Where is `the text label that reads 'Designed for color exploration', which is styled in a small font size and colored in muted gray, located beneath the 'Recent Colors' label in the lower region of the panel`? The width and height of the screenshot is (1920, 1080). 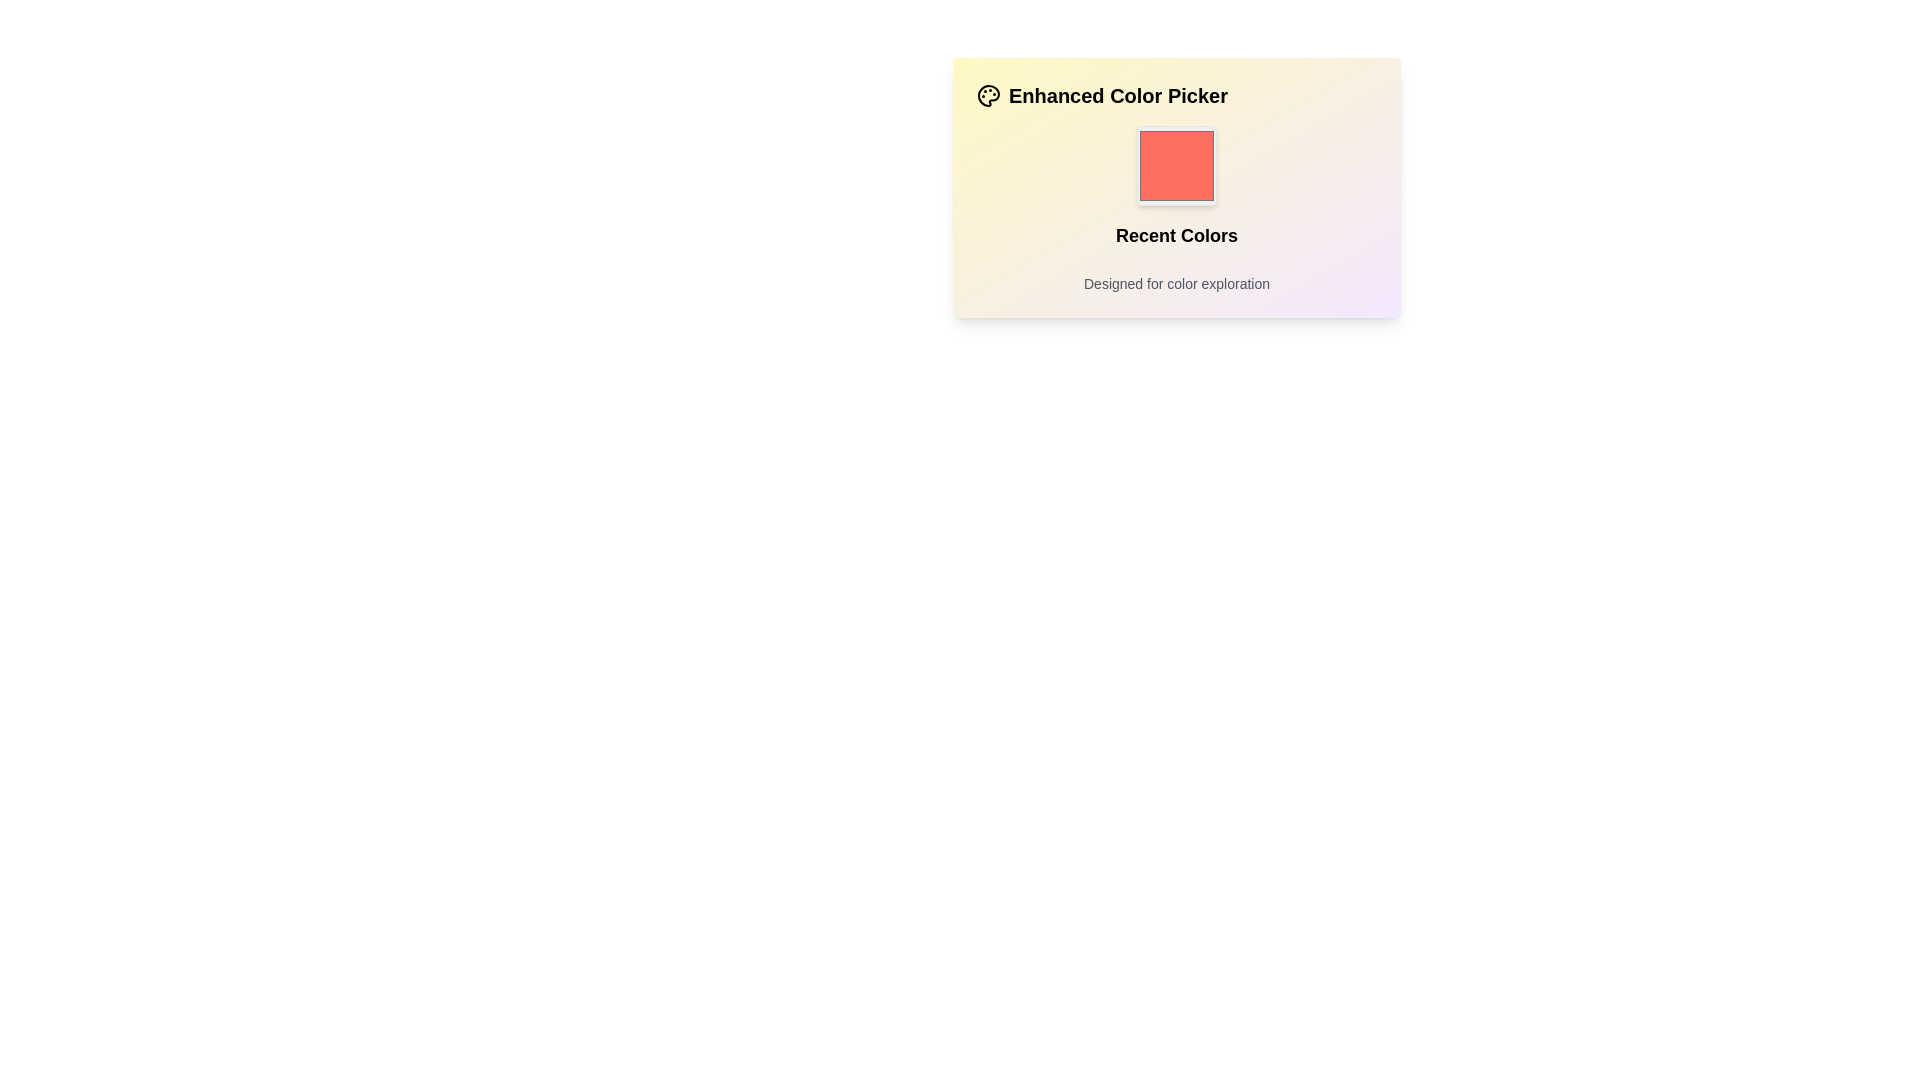 the text label that reads 'Designed for color exploration', which is styled in a small font size and colored in muted gray, located beneath the 'Recent Colors' label in the lower region of the panel is located at coordinates (1176, 284).